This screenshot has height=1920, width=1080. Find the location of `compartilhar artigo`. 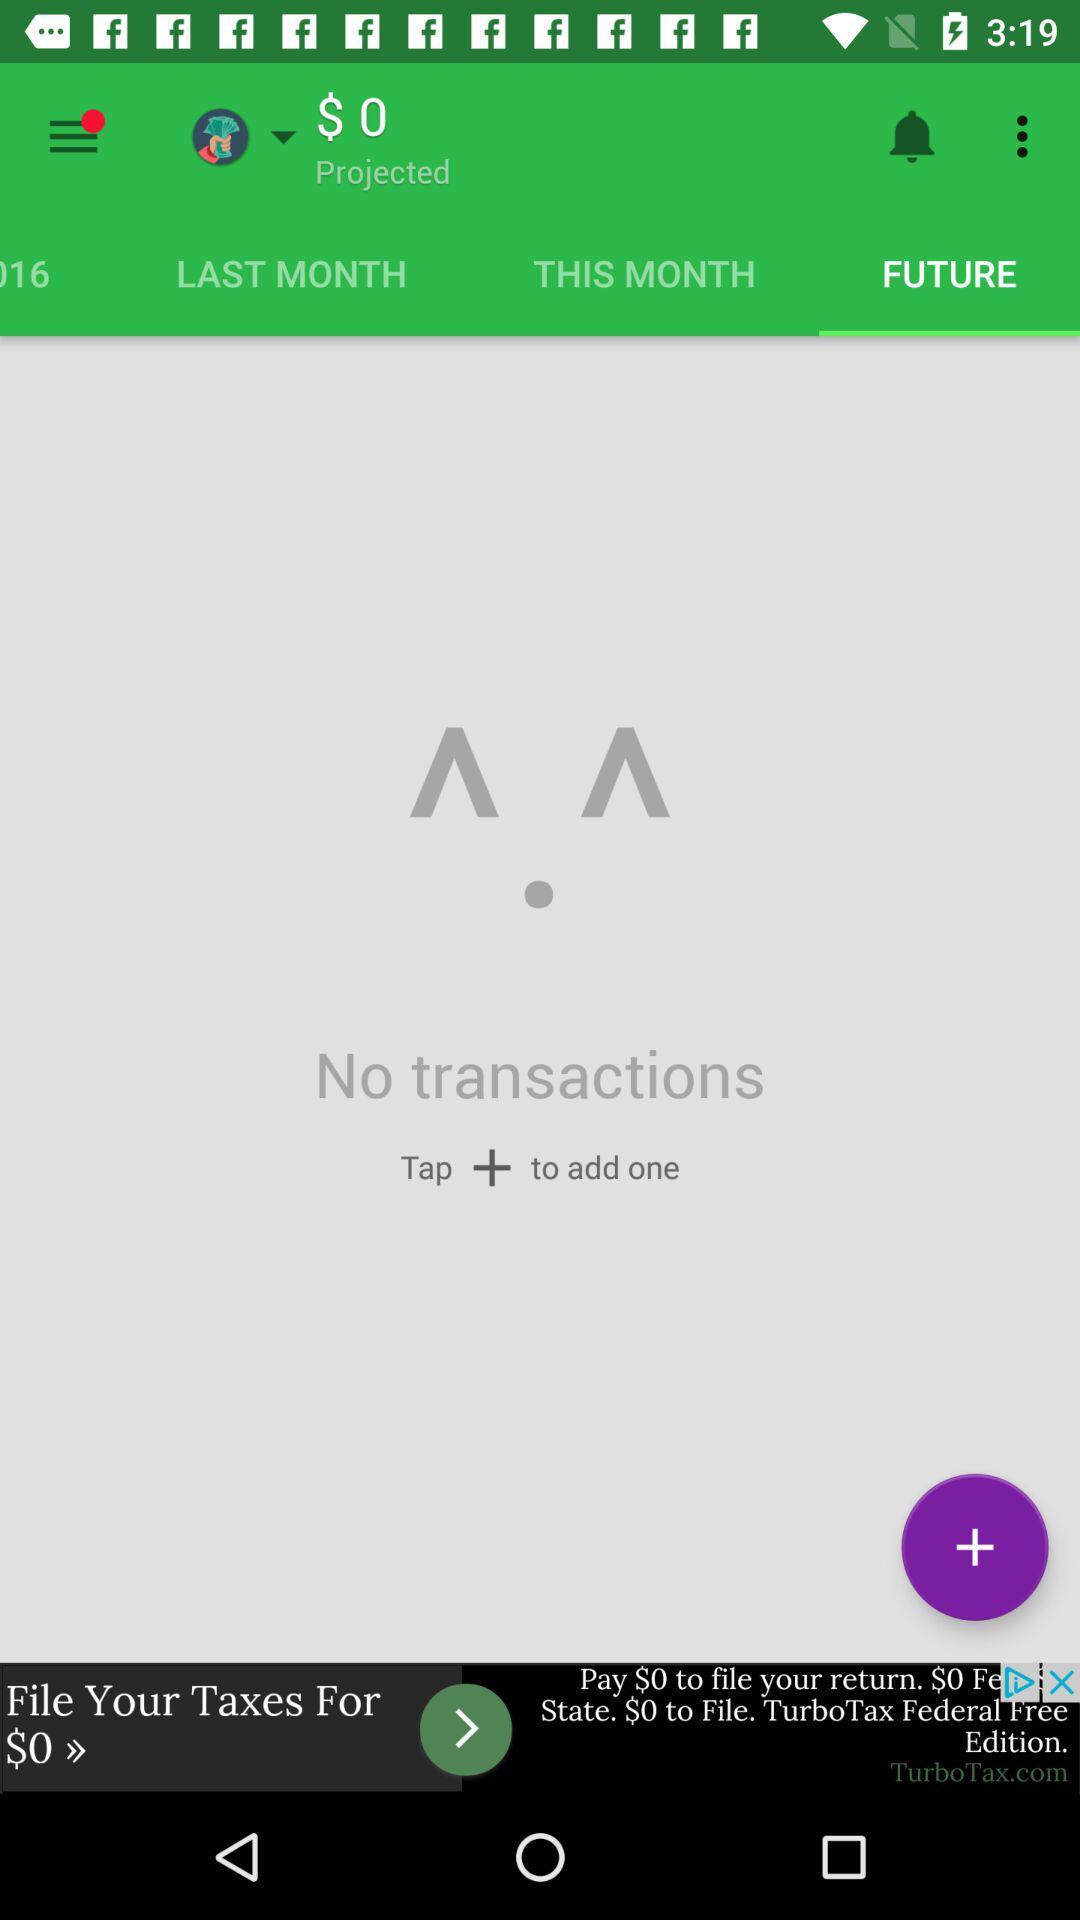

compartilhar artigo is located at coordinates (72, 135).